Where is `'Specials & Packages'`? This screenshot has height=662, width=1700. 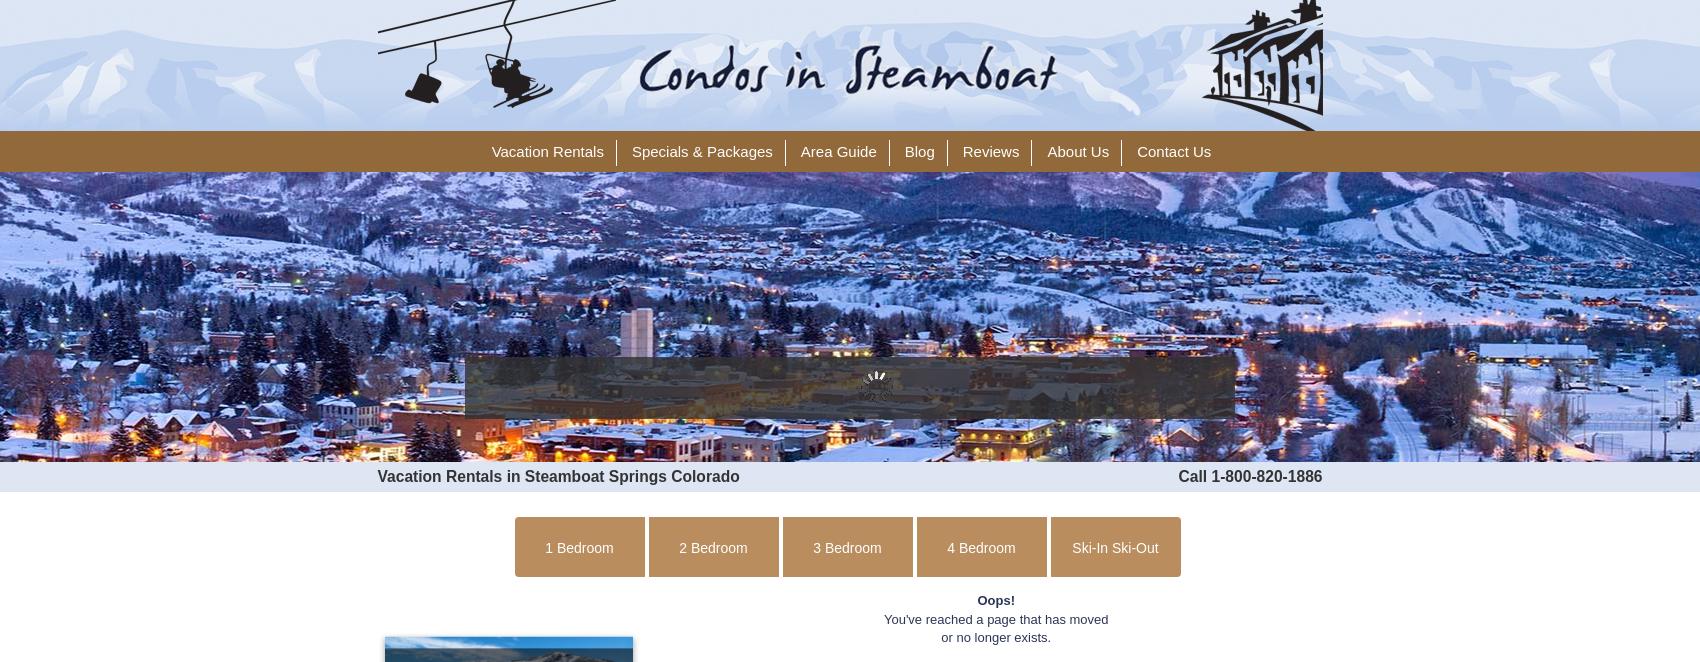
'Specials & Packages' is located at coordinates (701, 151).